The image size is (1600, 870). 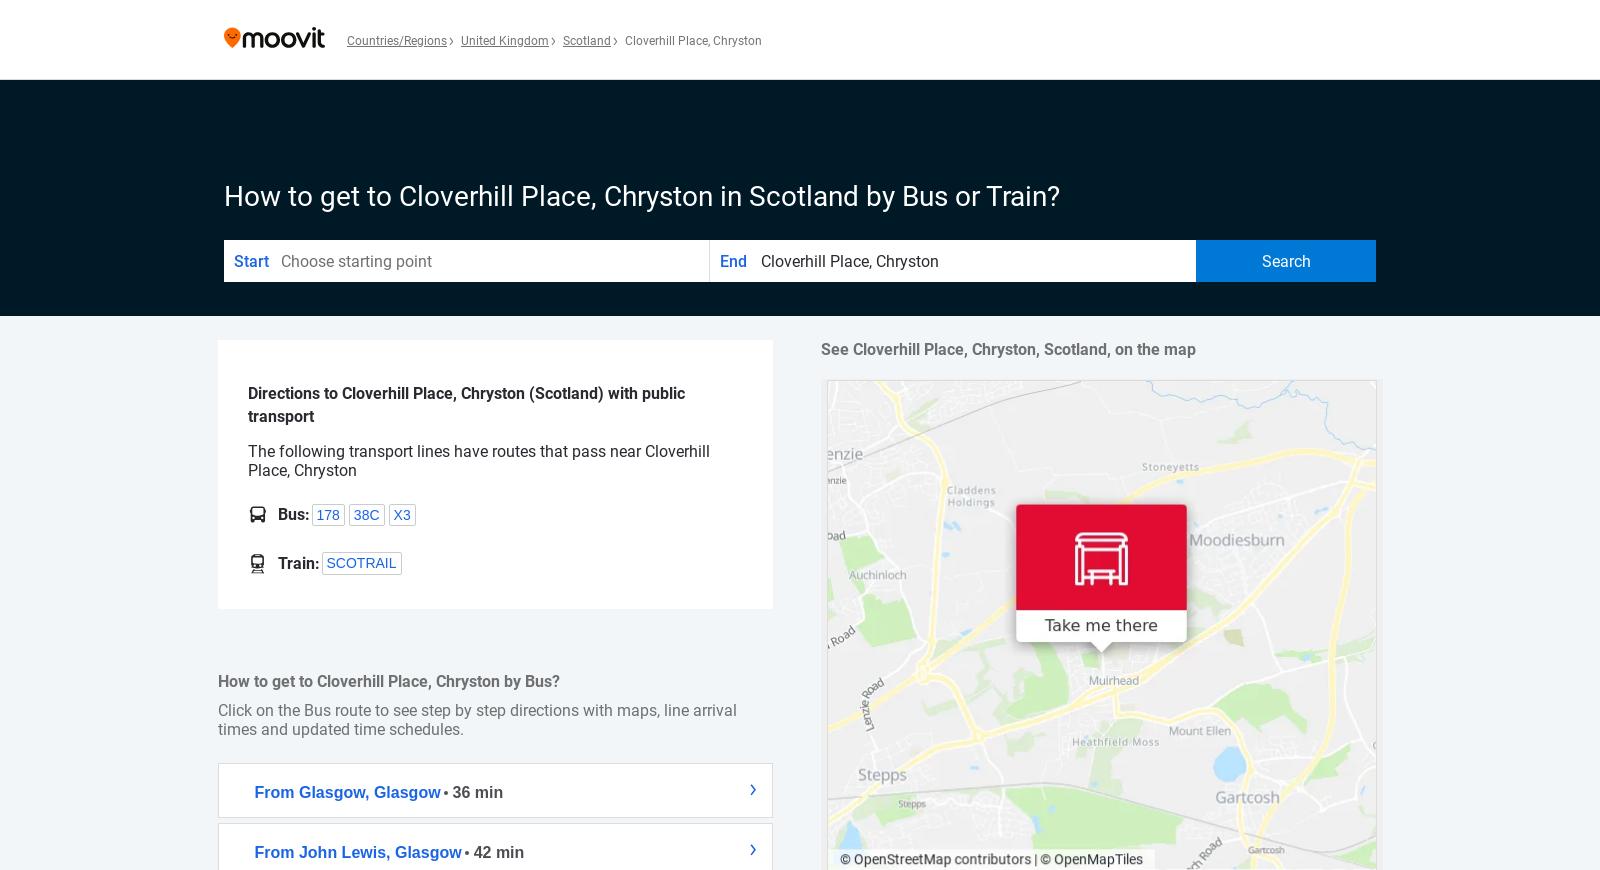 I want to click on 'Scotland', so click(x=586, y=39).